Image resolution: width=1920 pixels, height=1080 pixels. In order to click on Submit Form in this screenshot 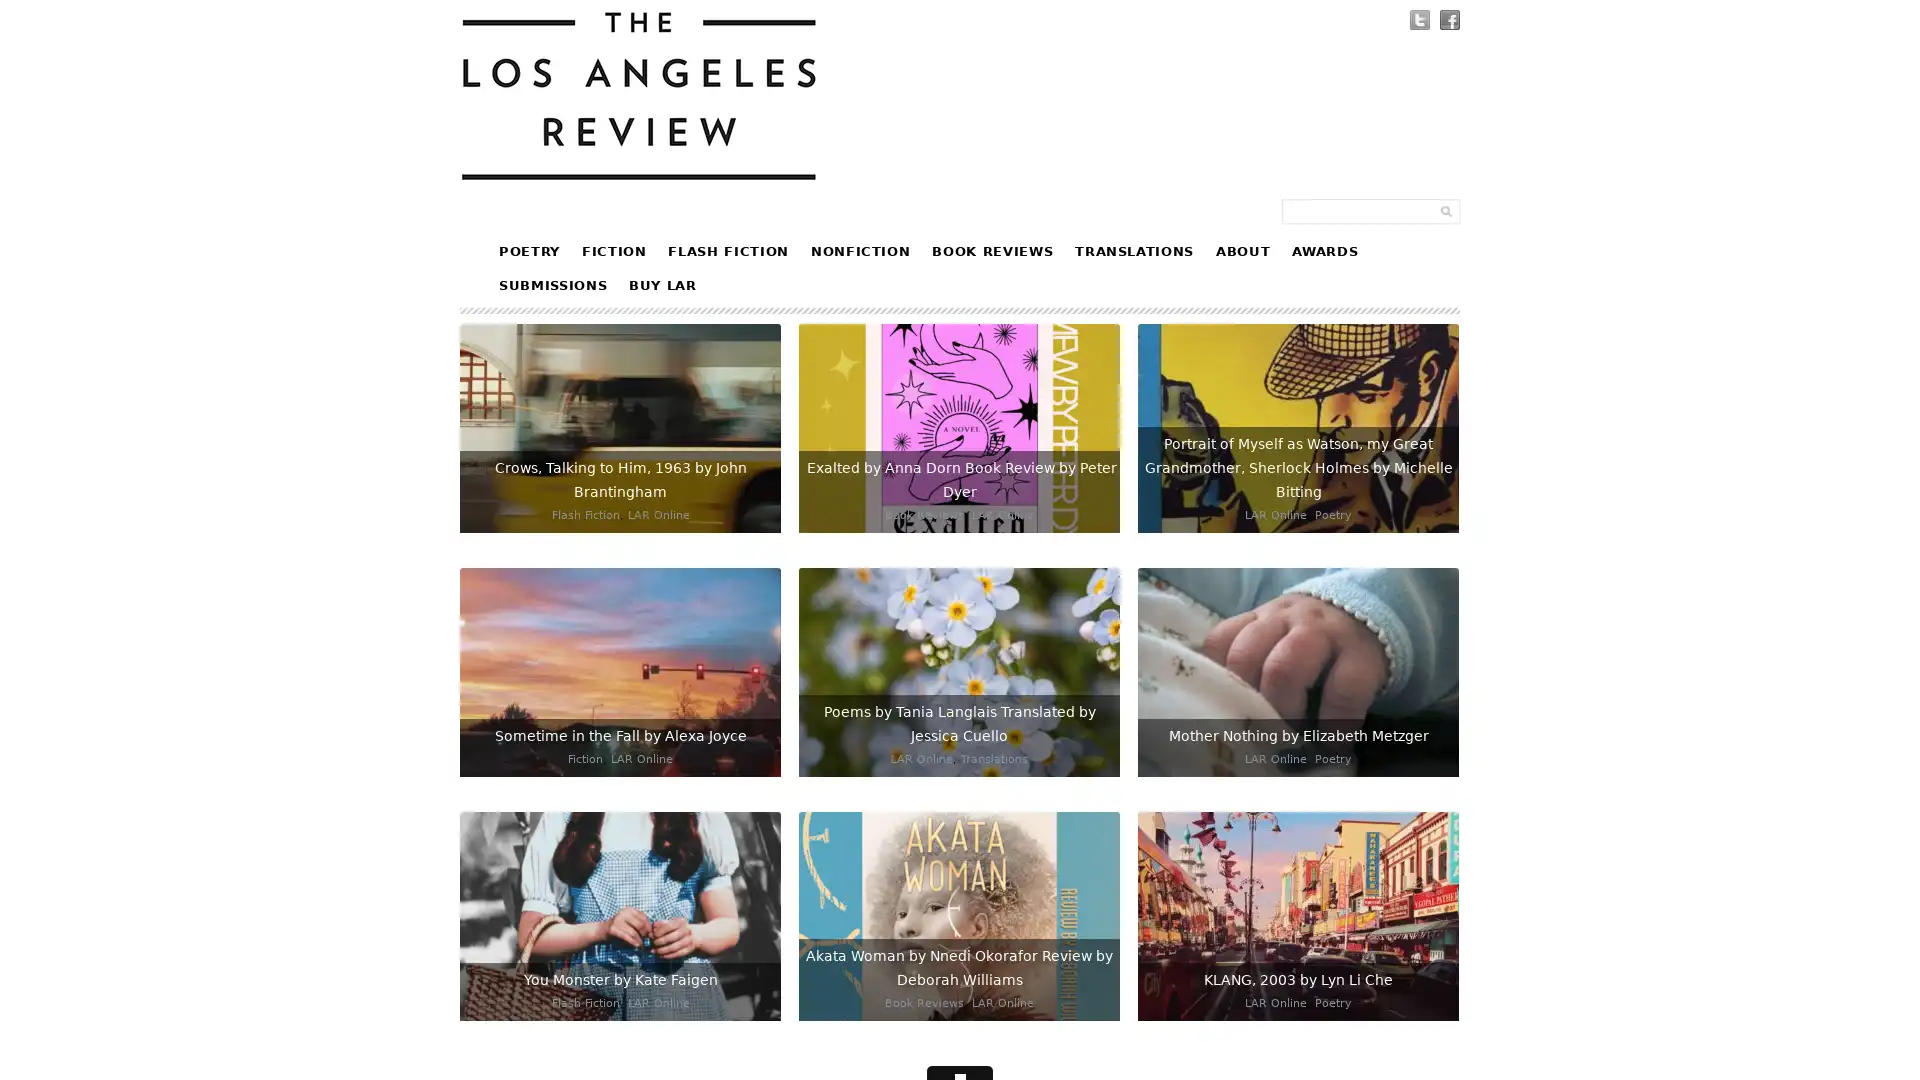, I will do `click(1446, 211)`.